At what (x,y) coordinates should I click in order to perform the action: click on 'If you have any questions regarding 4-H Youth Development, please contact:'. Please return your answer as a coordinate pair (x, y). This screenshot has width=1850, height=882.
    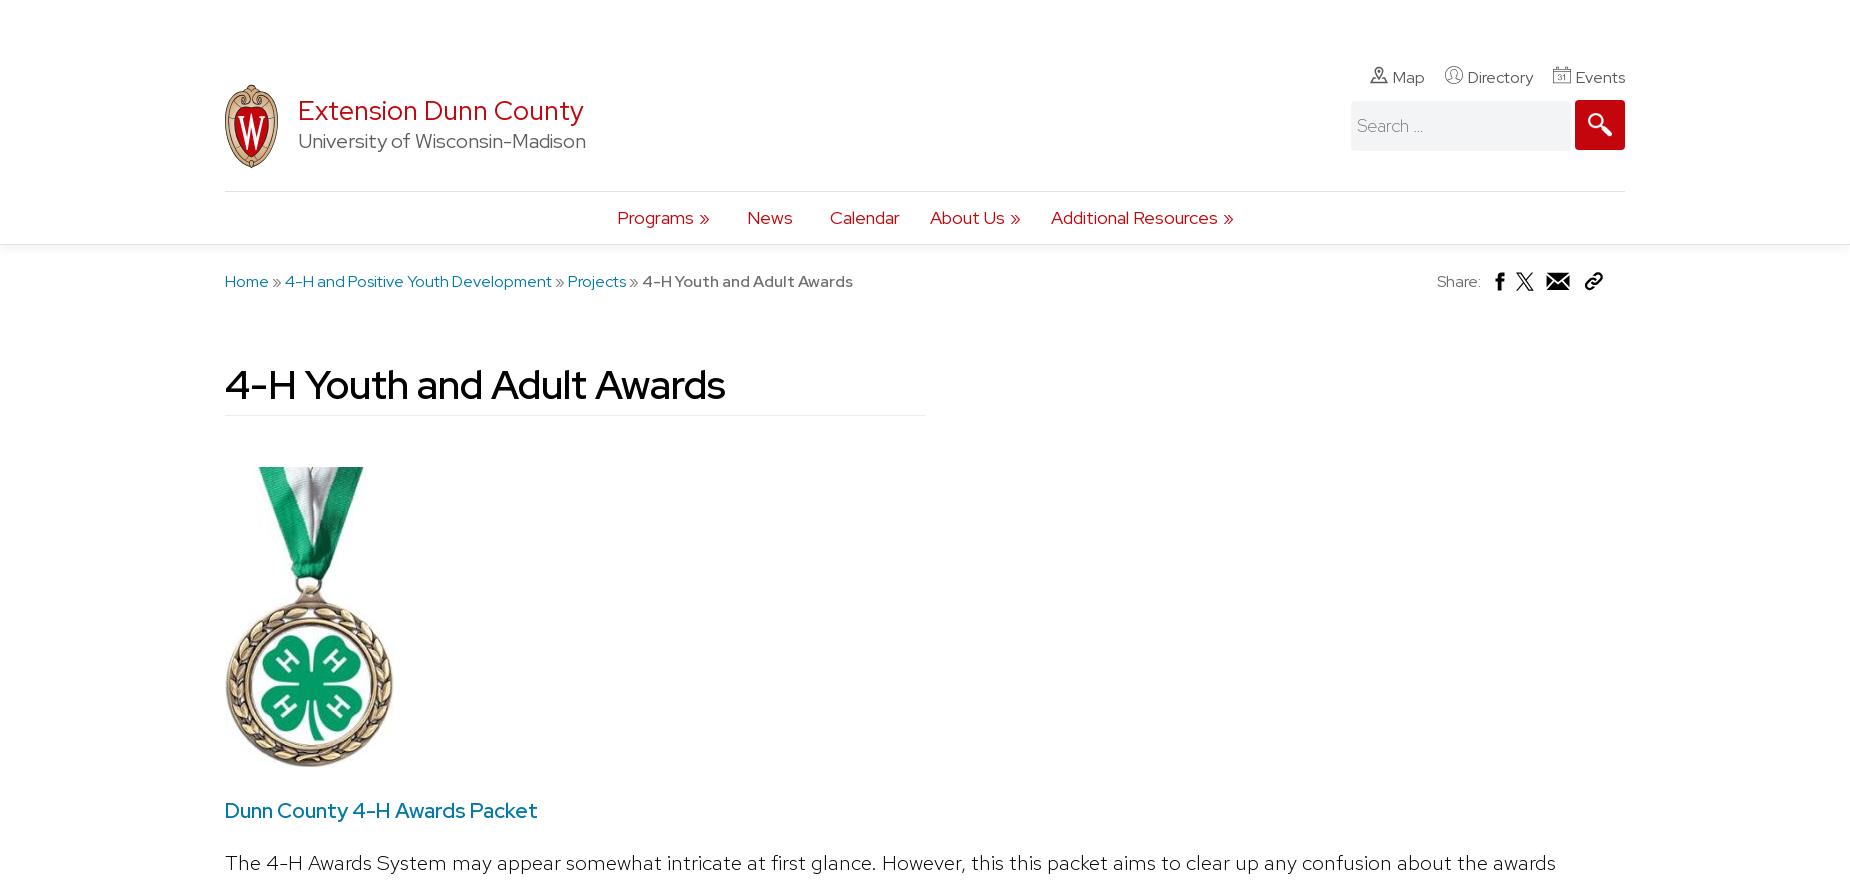
    Looking at the image, I should click on (737, 679).